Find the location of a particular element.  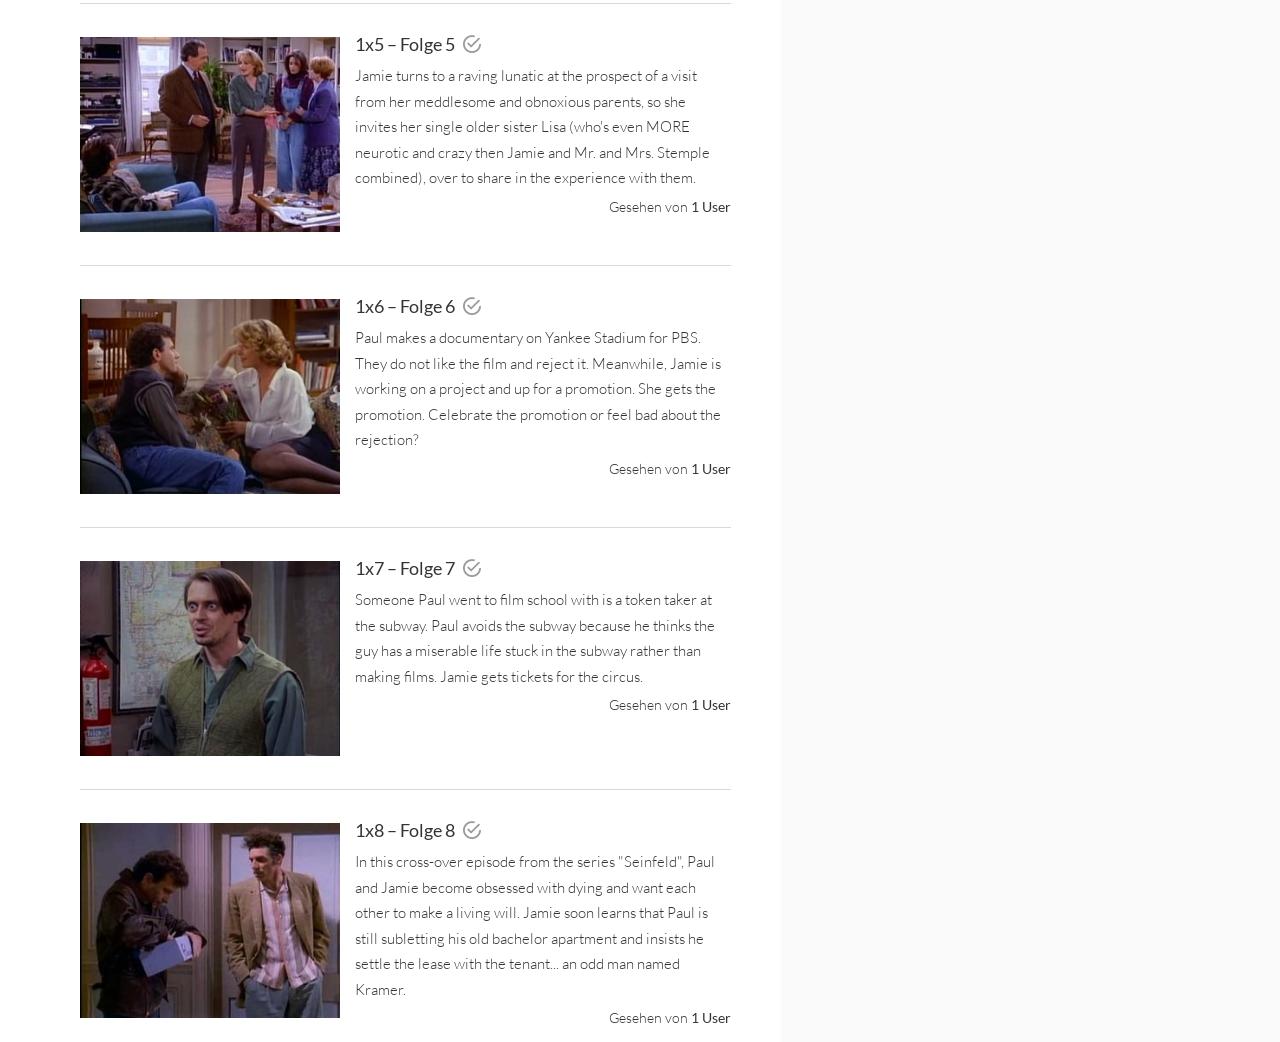

'1x5 – Folge 5' is located at coordinates (405, 42).